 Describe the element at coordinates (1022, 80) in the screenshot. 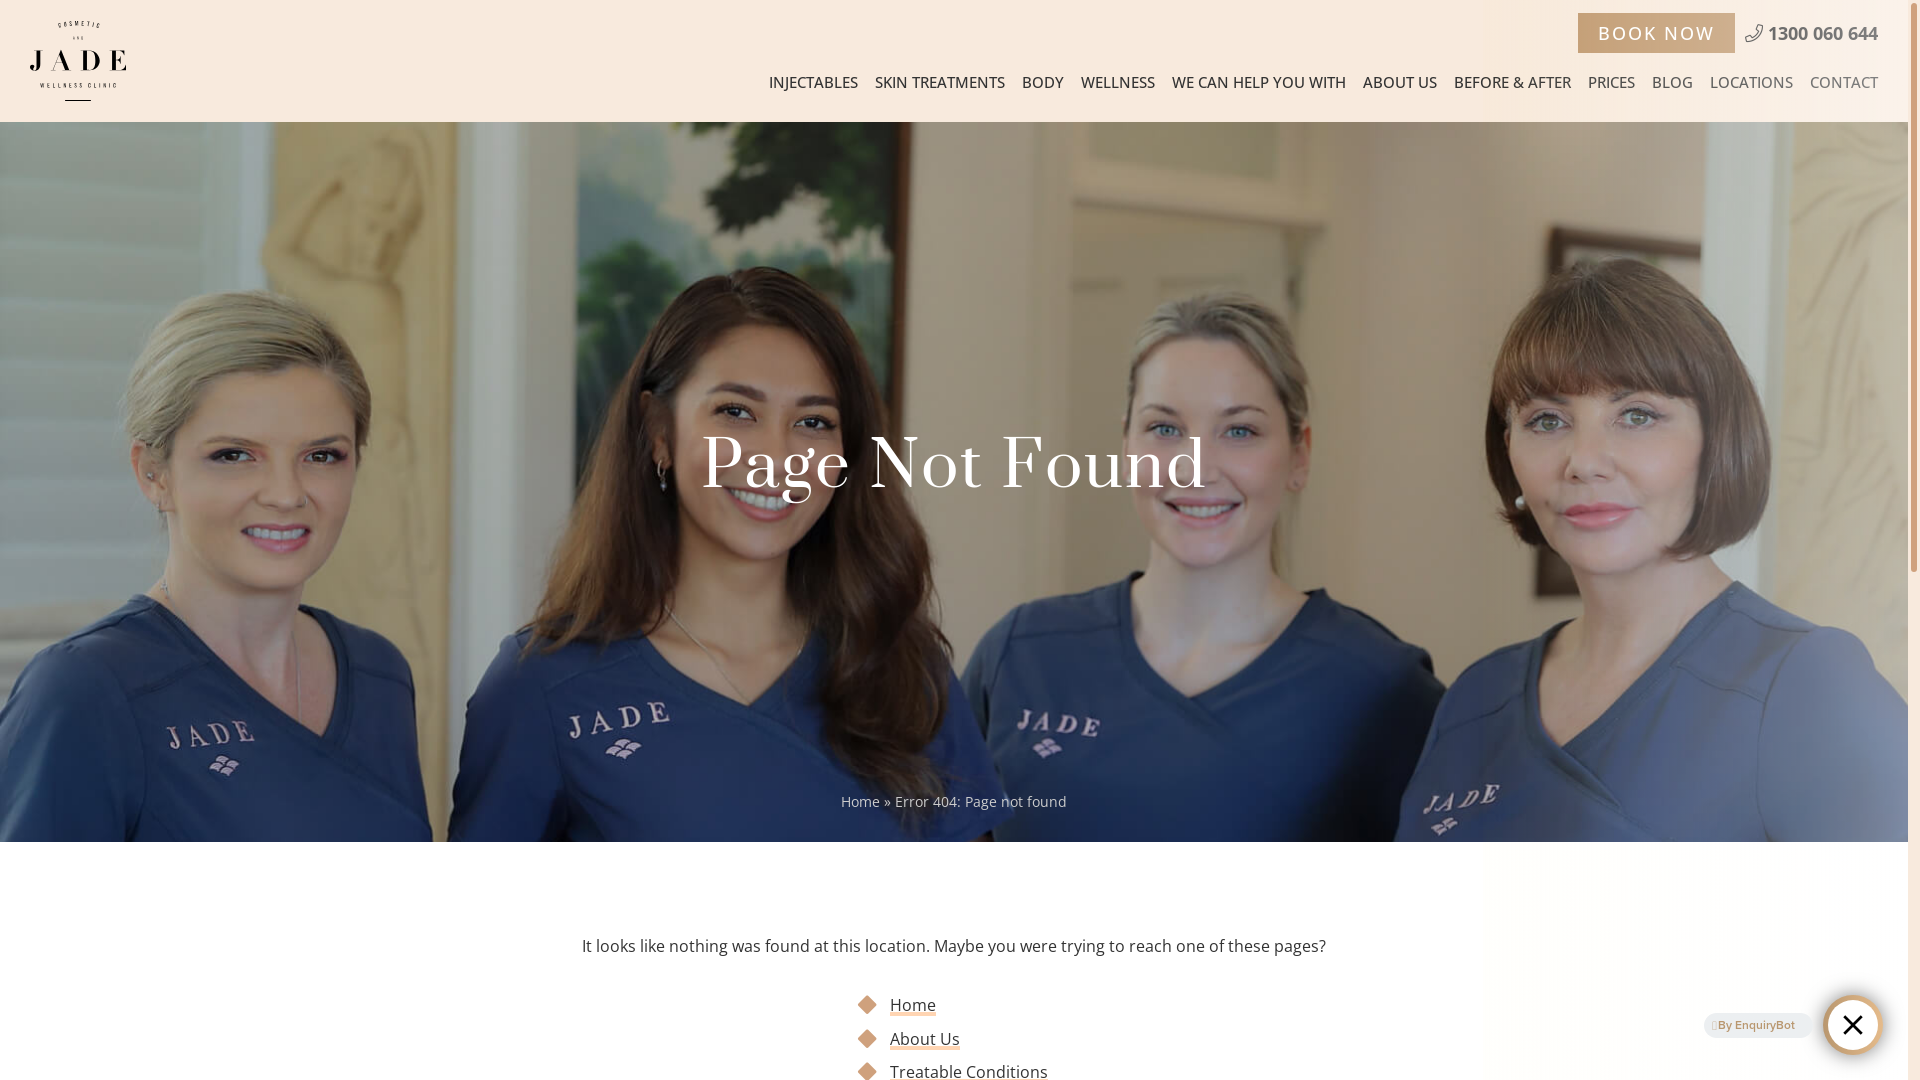

I see `'BODY'` at that location.